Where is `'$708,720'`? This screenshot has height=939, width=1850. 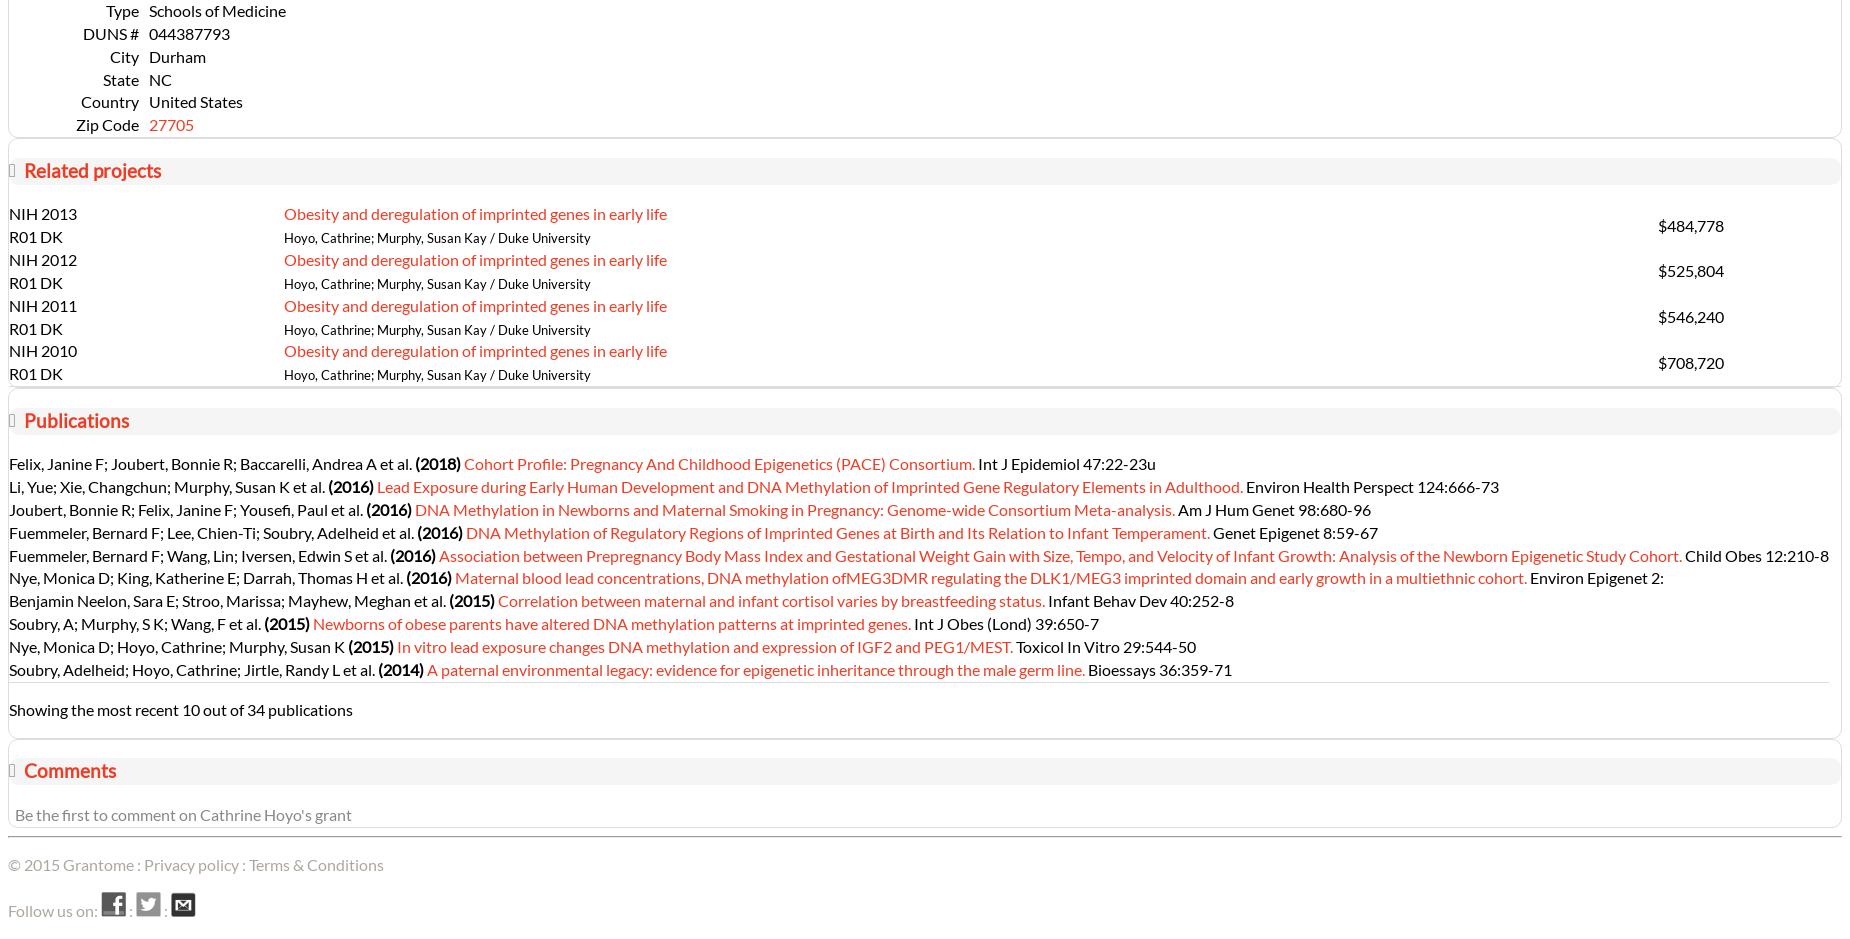
'$708,720' is located at coordinates (1689, 360).